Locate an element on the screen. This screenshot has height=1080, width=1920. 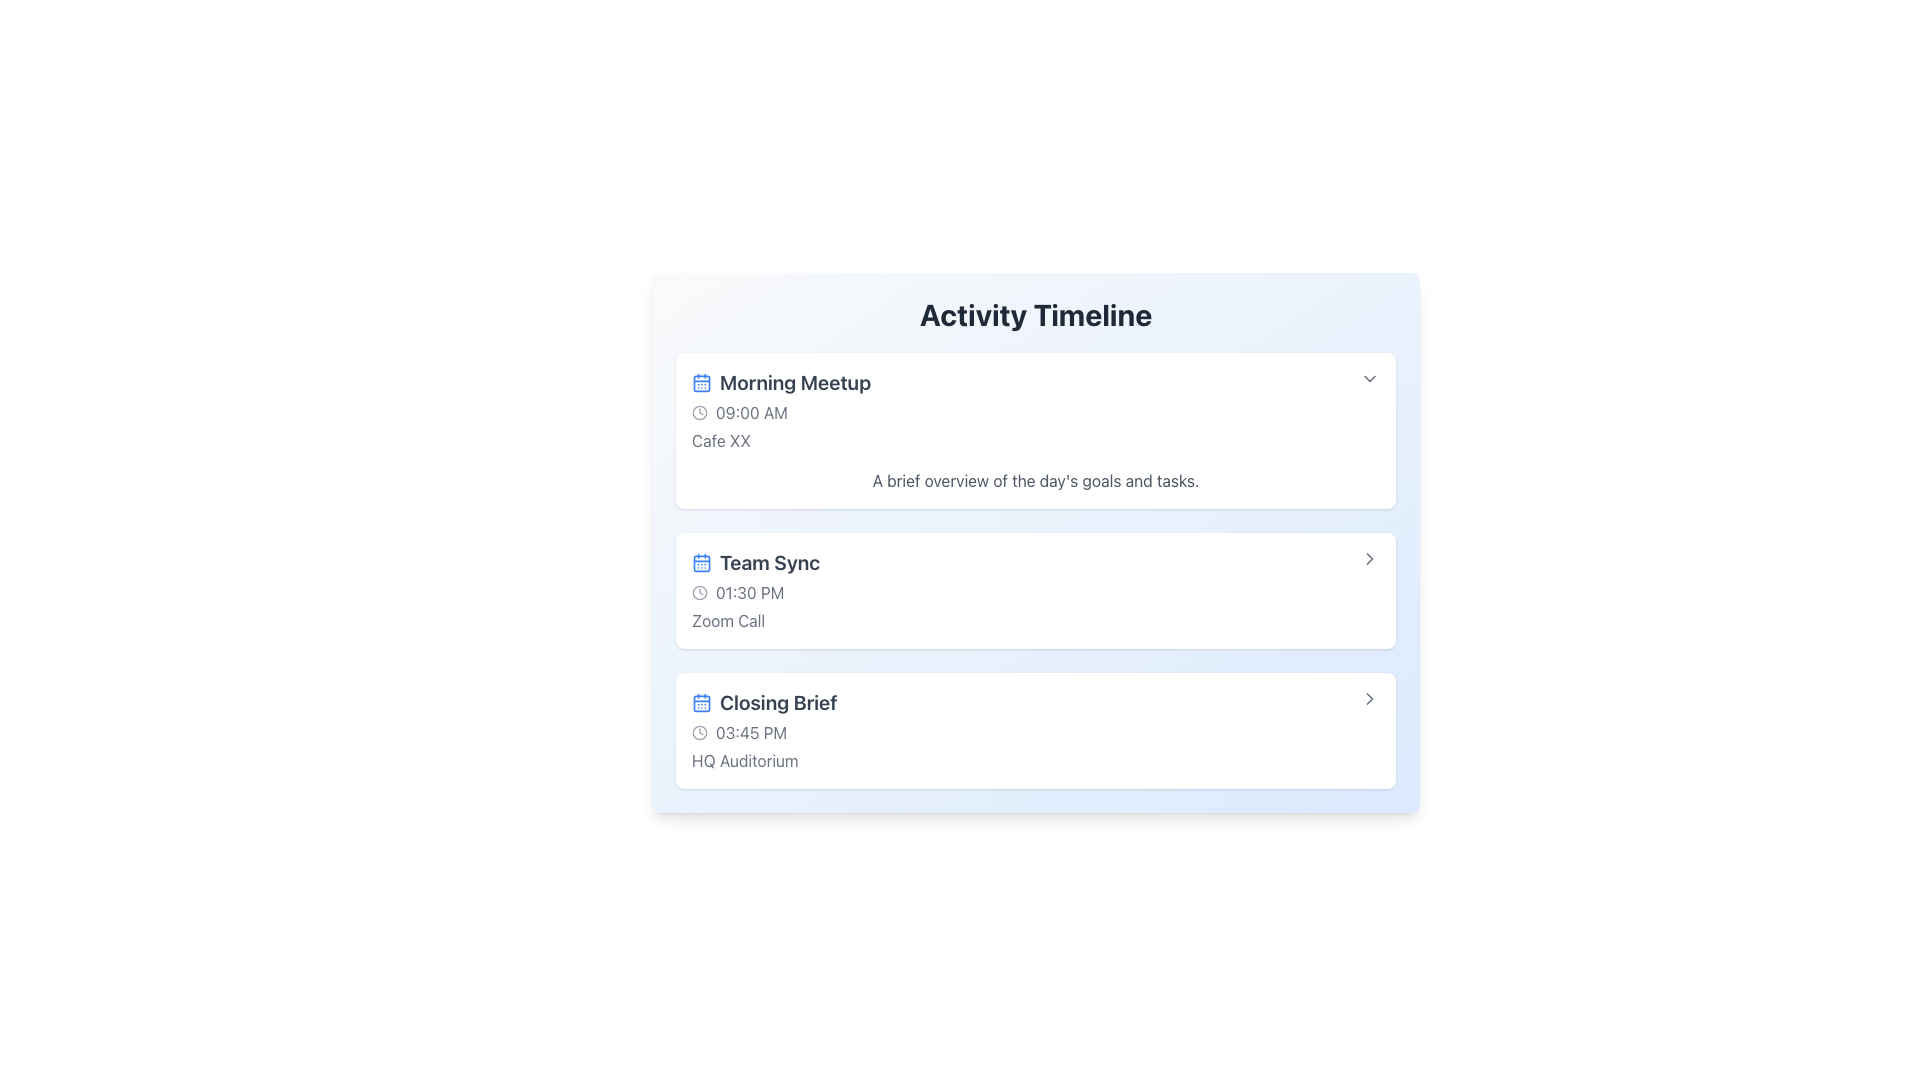
the event entry in the timeline that represents an event scheduled, located in the top-left section and positioned above the 'Team Sync' and 'Closing Brief' entries is located at coordinates (780, 410).